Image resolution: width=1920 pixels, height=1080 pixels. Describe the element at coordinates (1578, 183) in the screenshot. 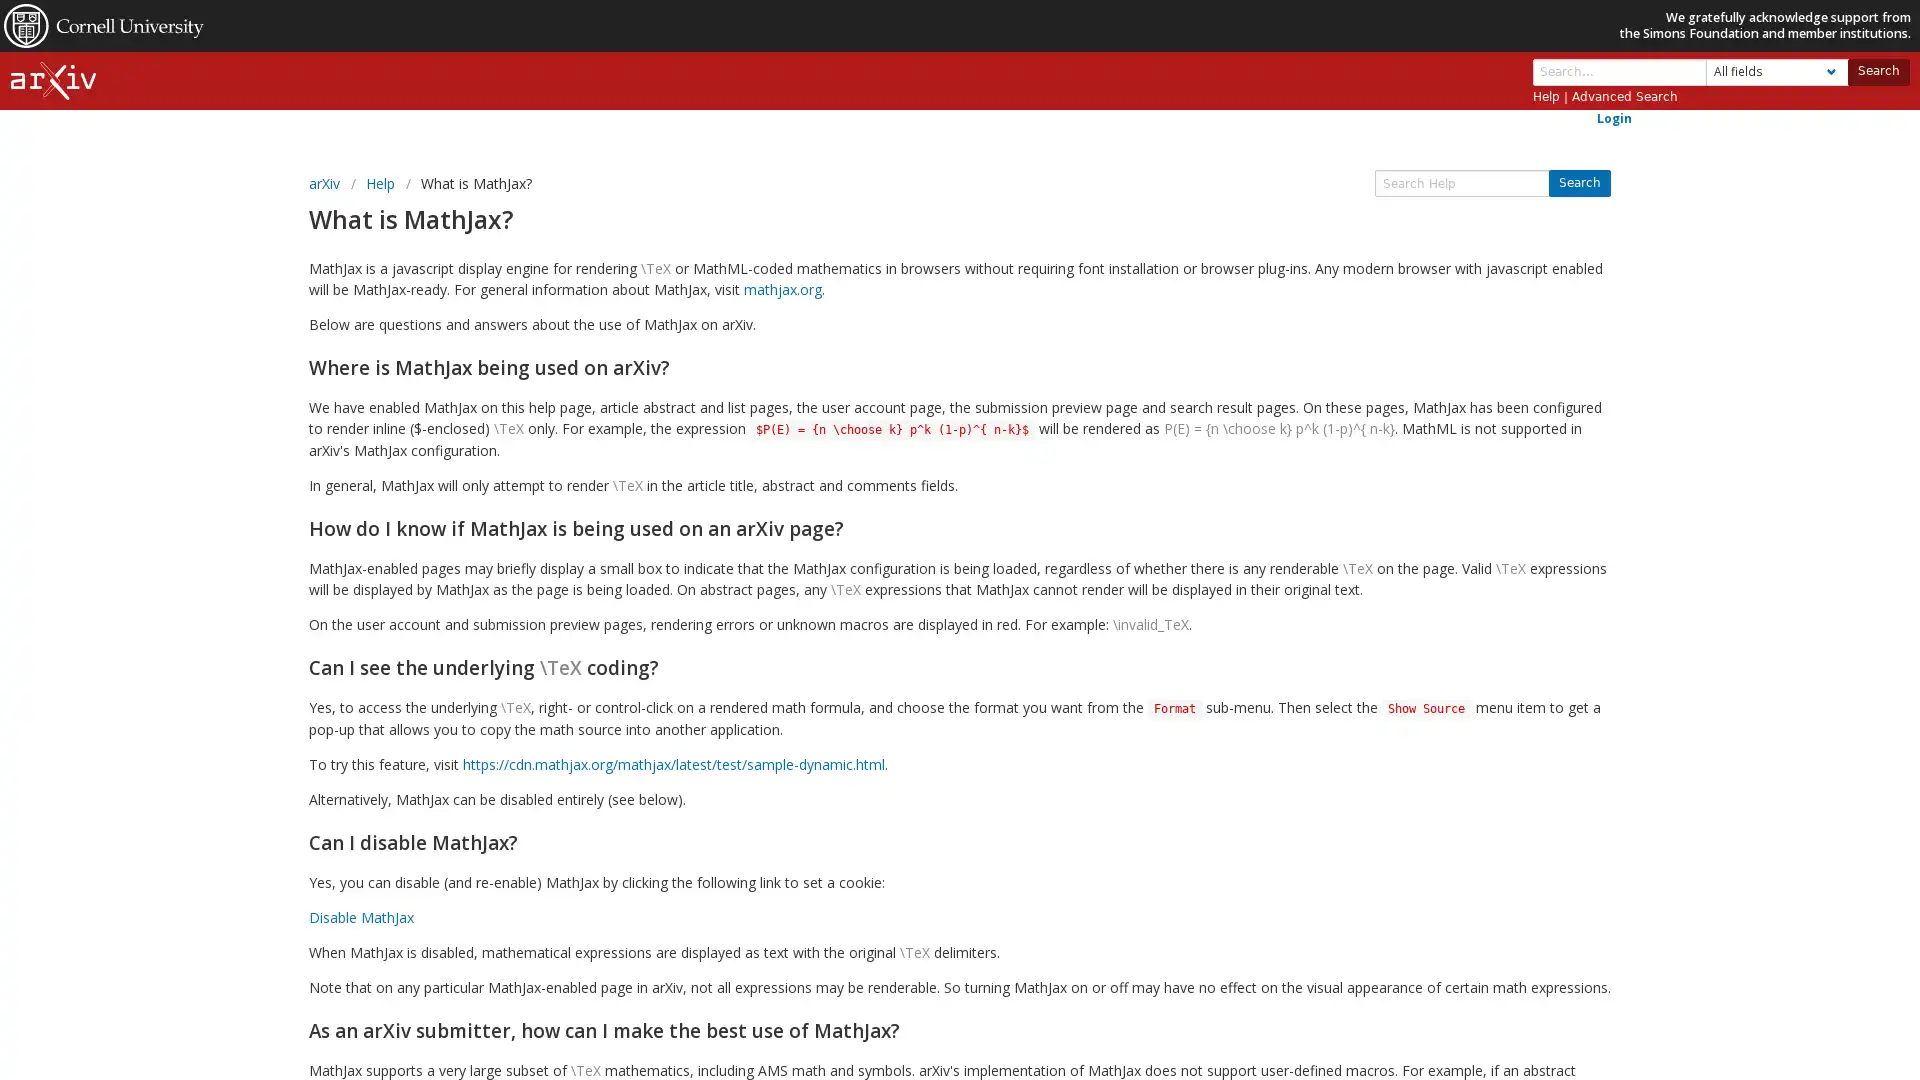

I see `Search` at that location.